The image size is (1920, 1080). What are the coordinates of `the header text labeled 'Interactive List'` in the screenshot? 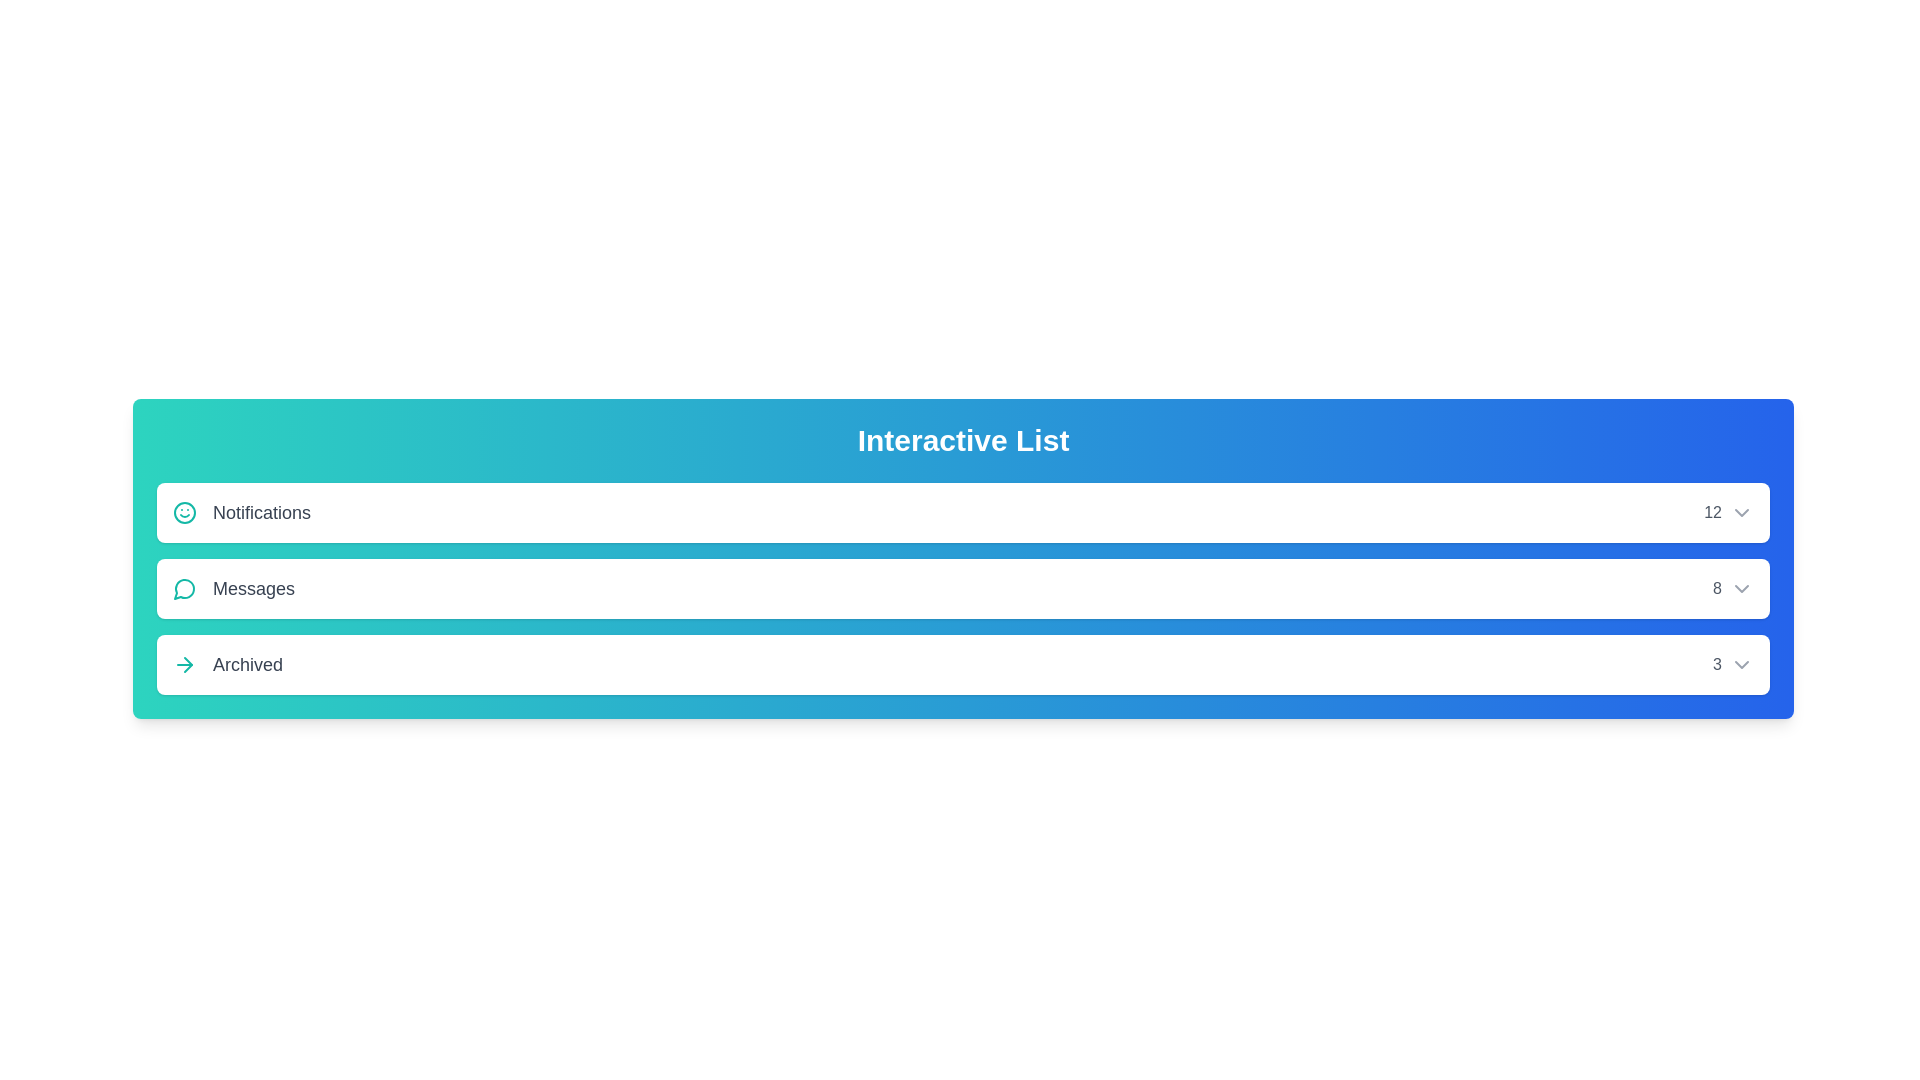 It's located at (963, 439).